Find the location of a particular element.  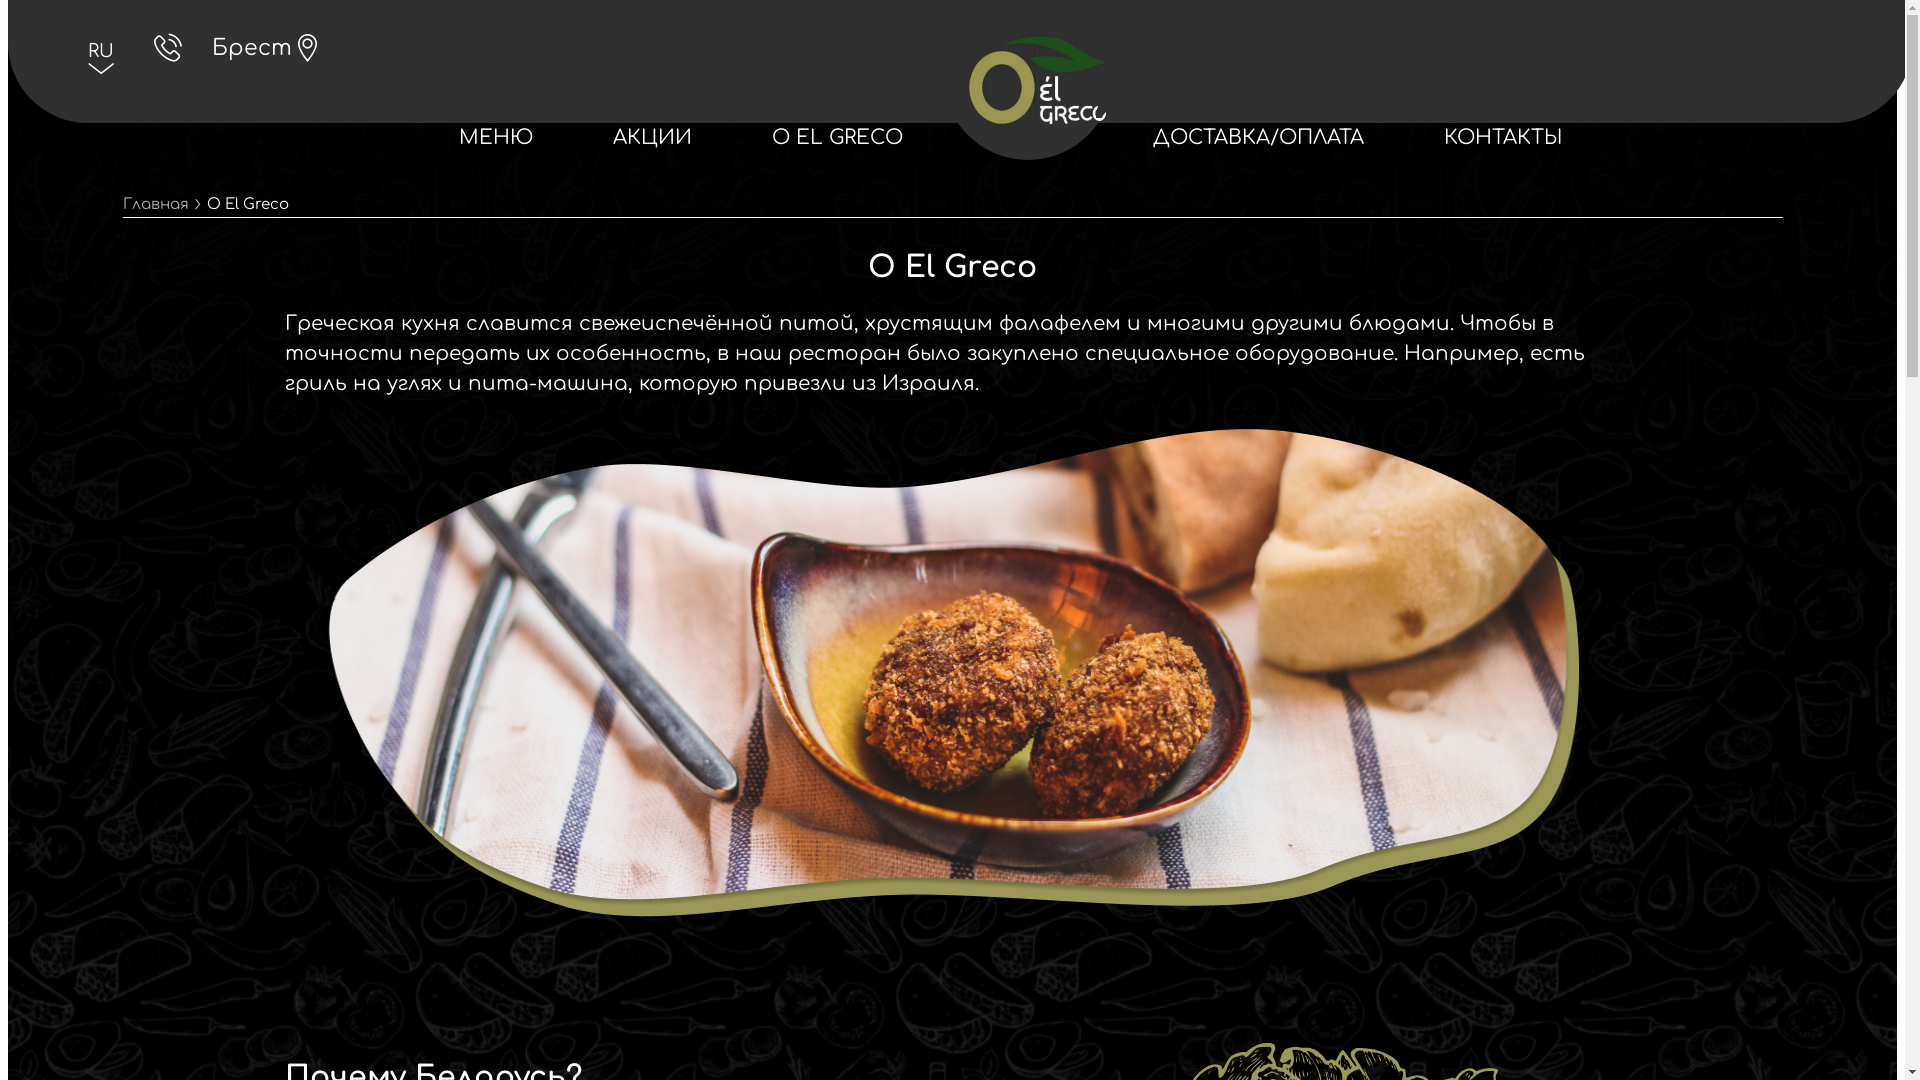

'RU' is located at coordinates (99, 49).